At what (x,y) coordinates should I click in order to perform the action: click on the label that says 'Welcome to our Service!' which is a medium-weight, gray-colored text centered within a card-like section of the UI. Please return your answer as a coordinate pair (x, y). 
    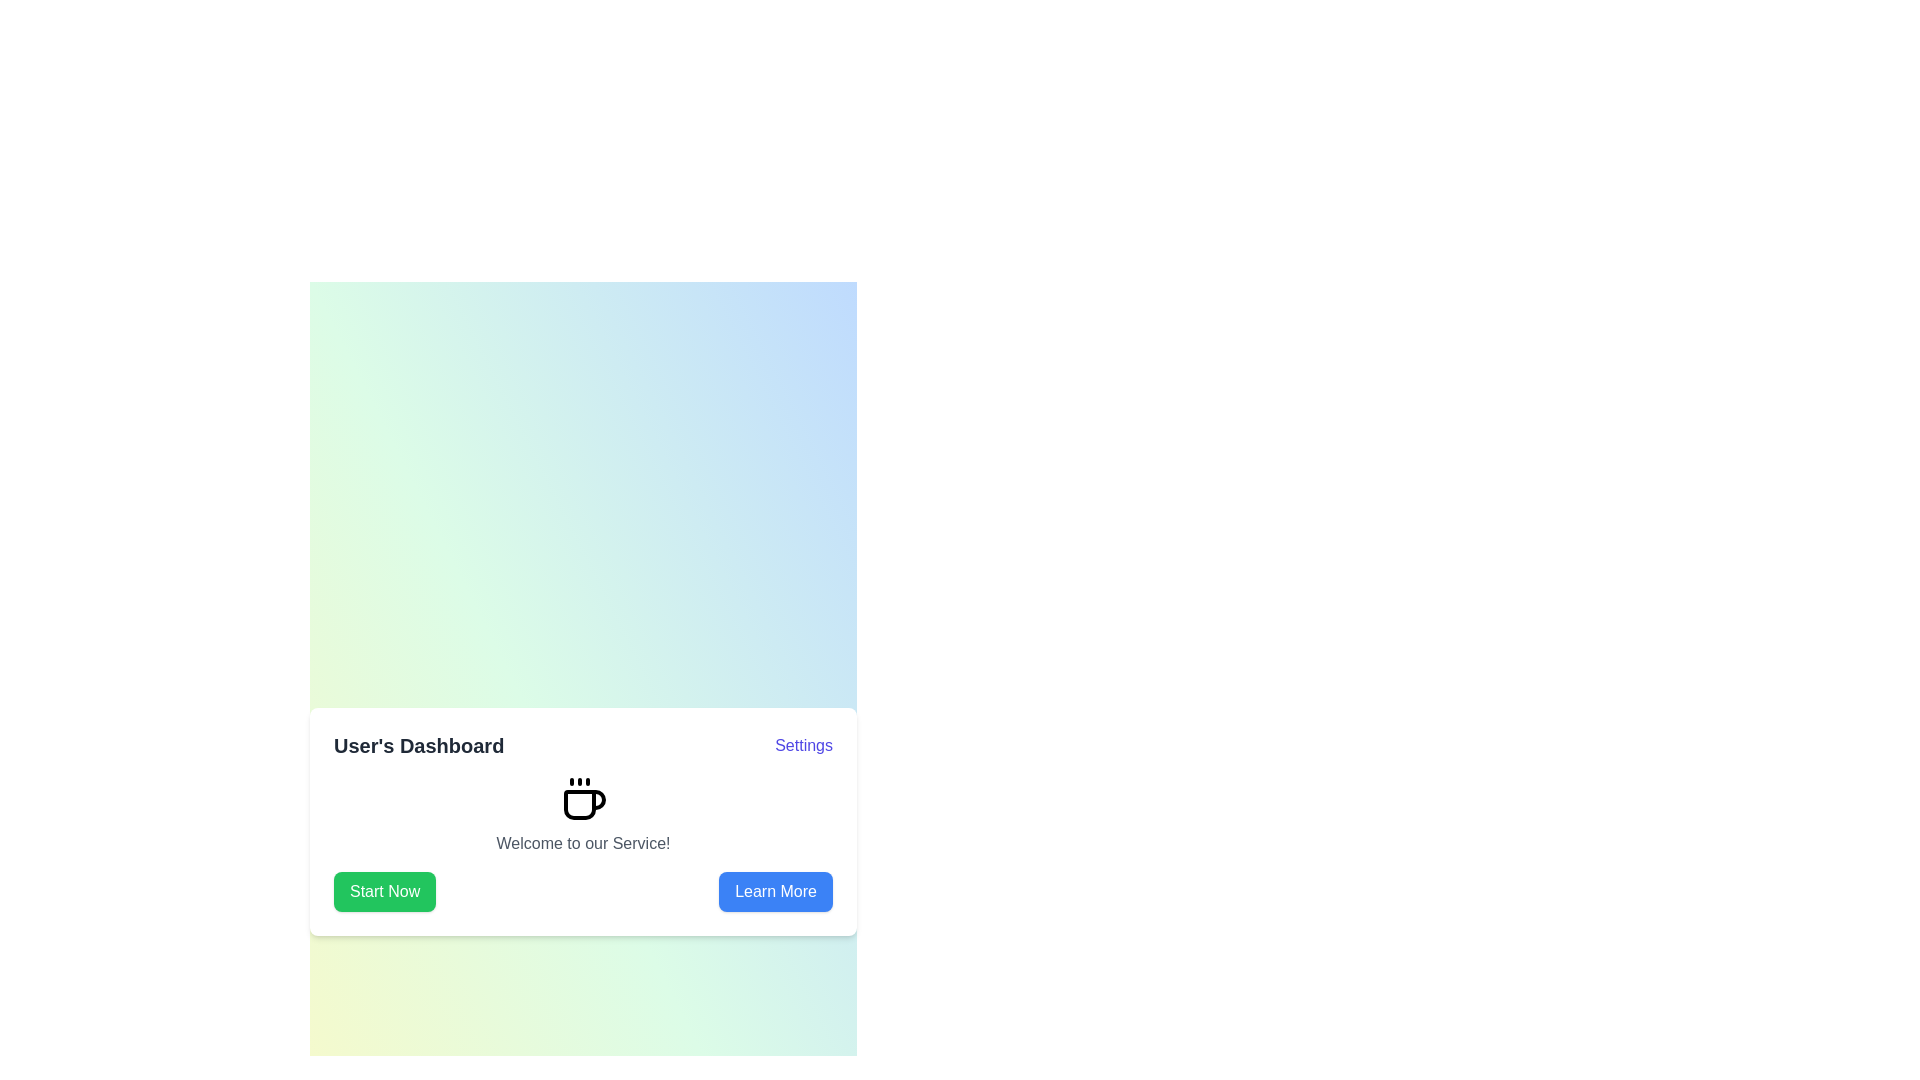
    Looking at the image, I should click on (582, 844).